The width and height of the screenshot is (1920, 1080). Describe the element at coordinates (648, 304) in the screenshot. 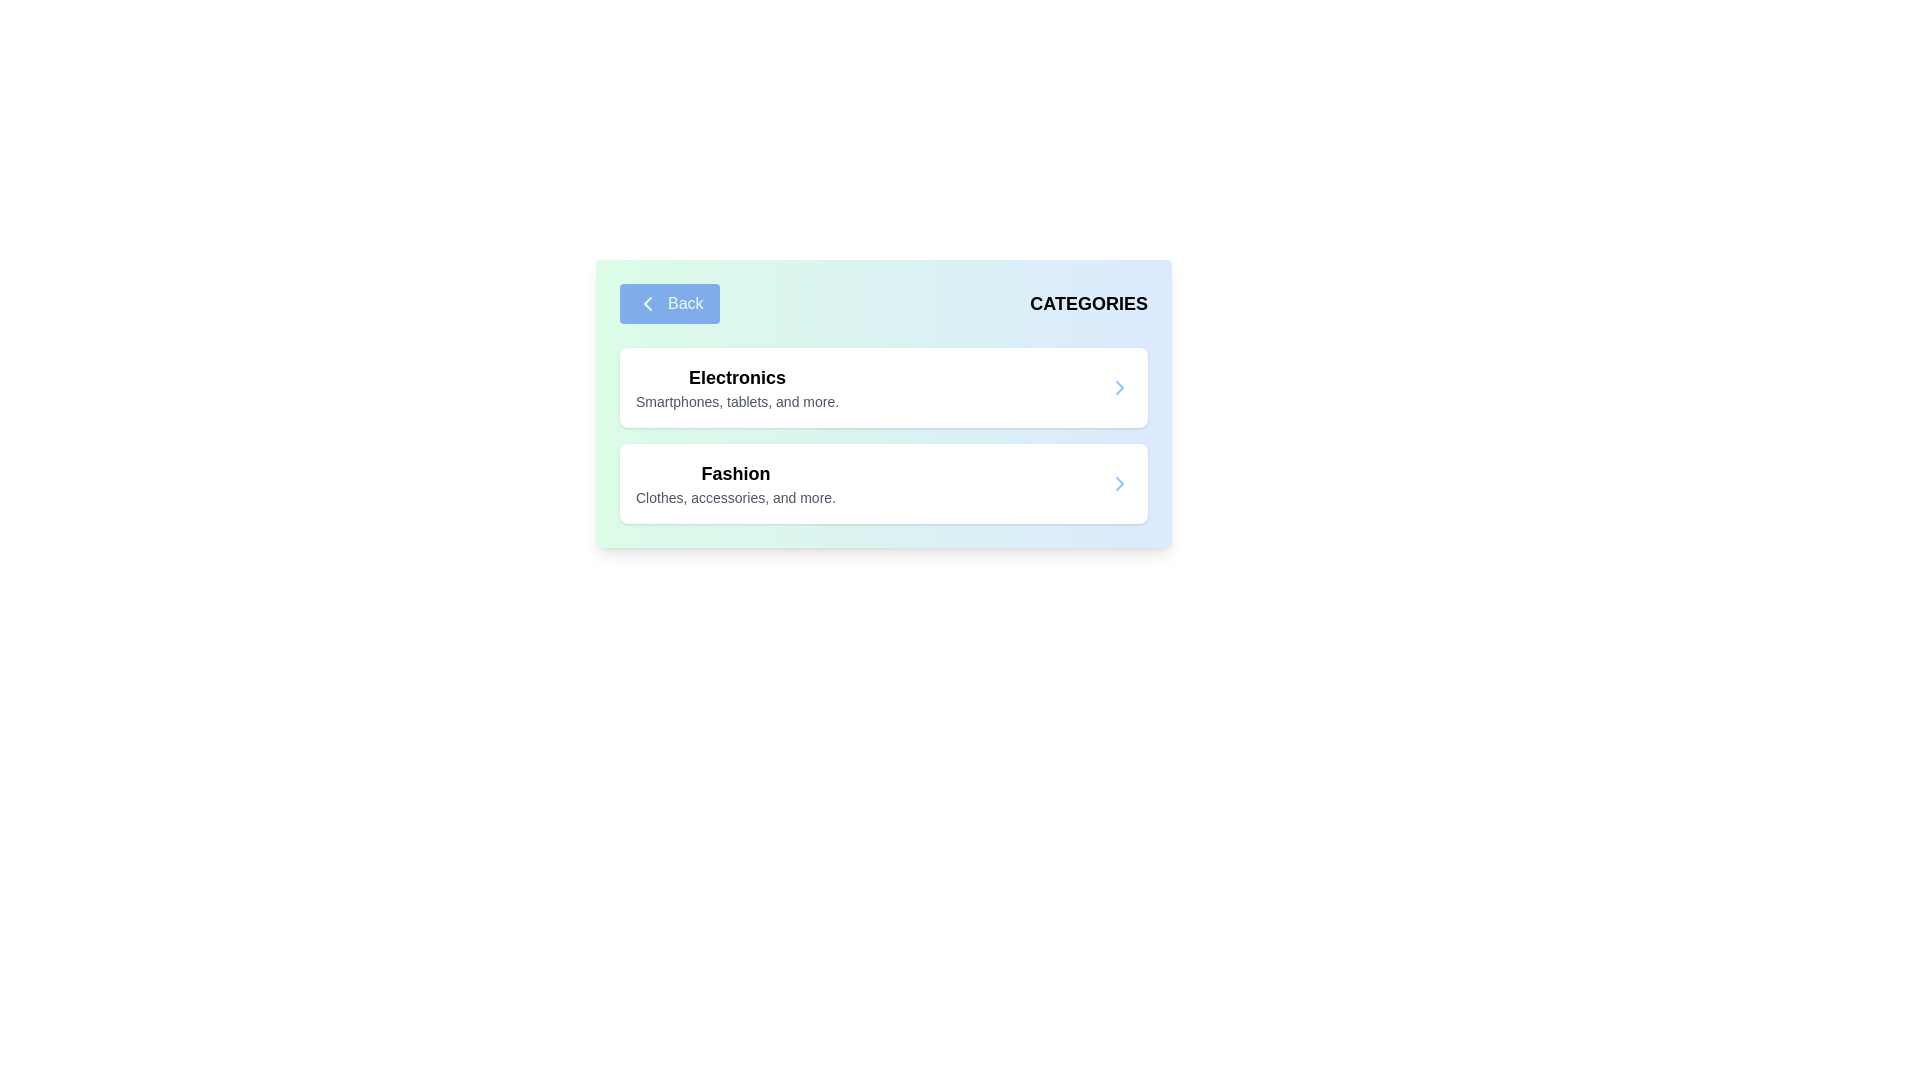

I see `the left-facing chevron icon styled in white, located to the left of the 'Back' button` at that location.